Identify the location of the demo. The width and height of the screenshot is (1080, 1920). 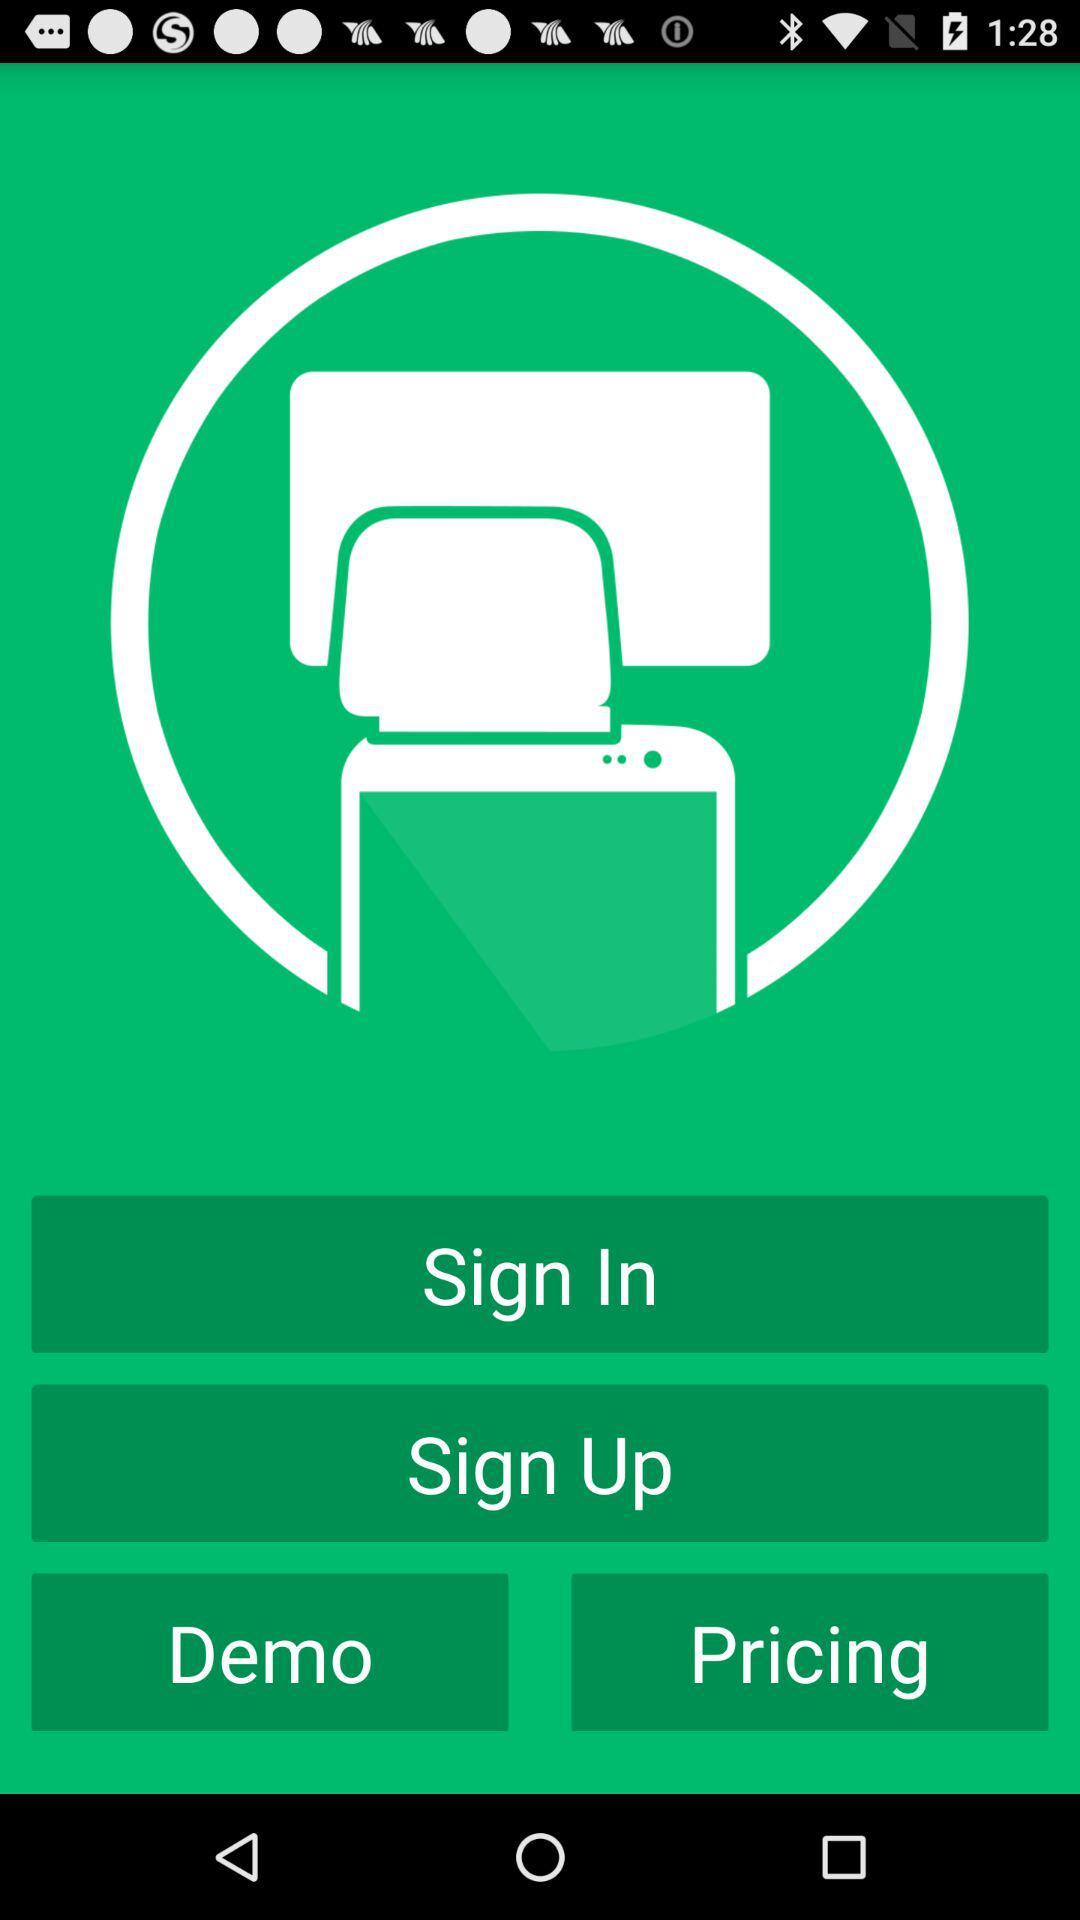
(270, 1652).